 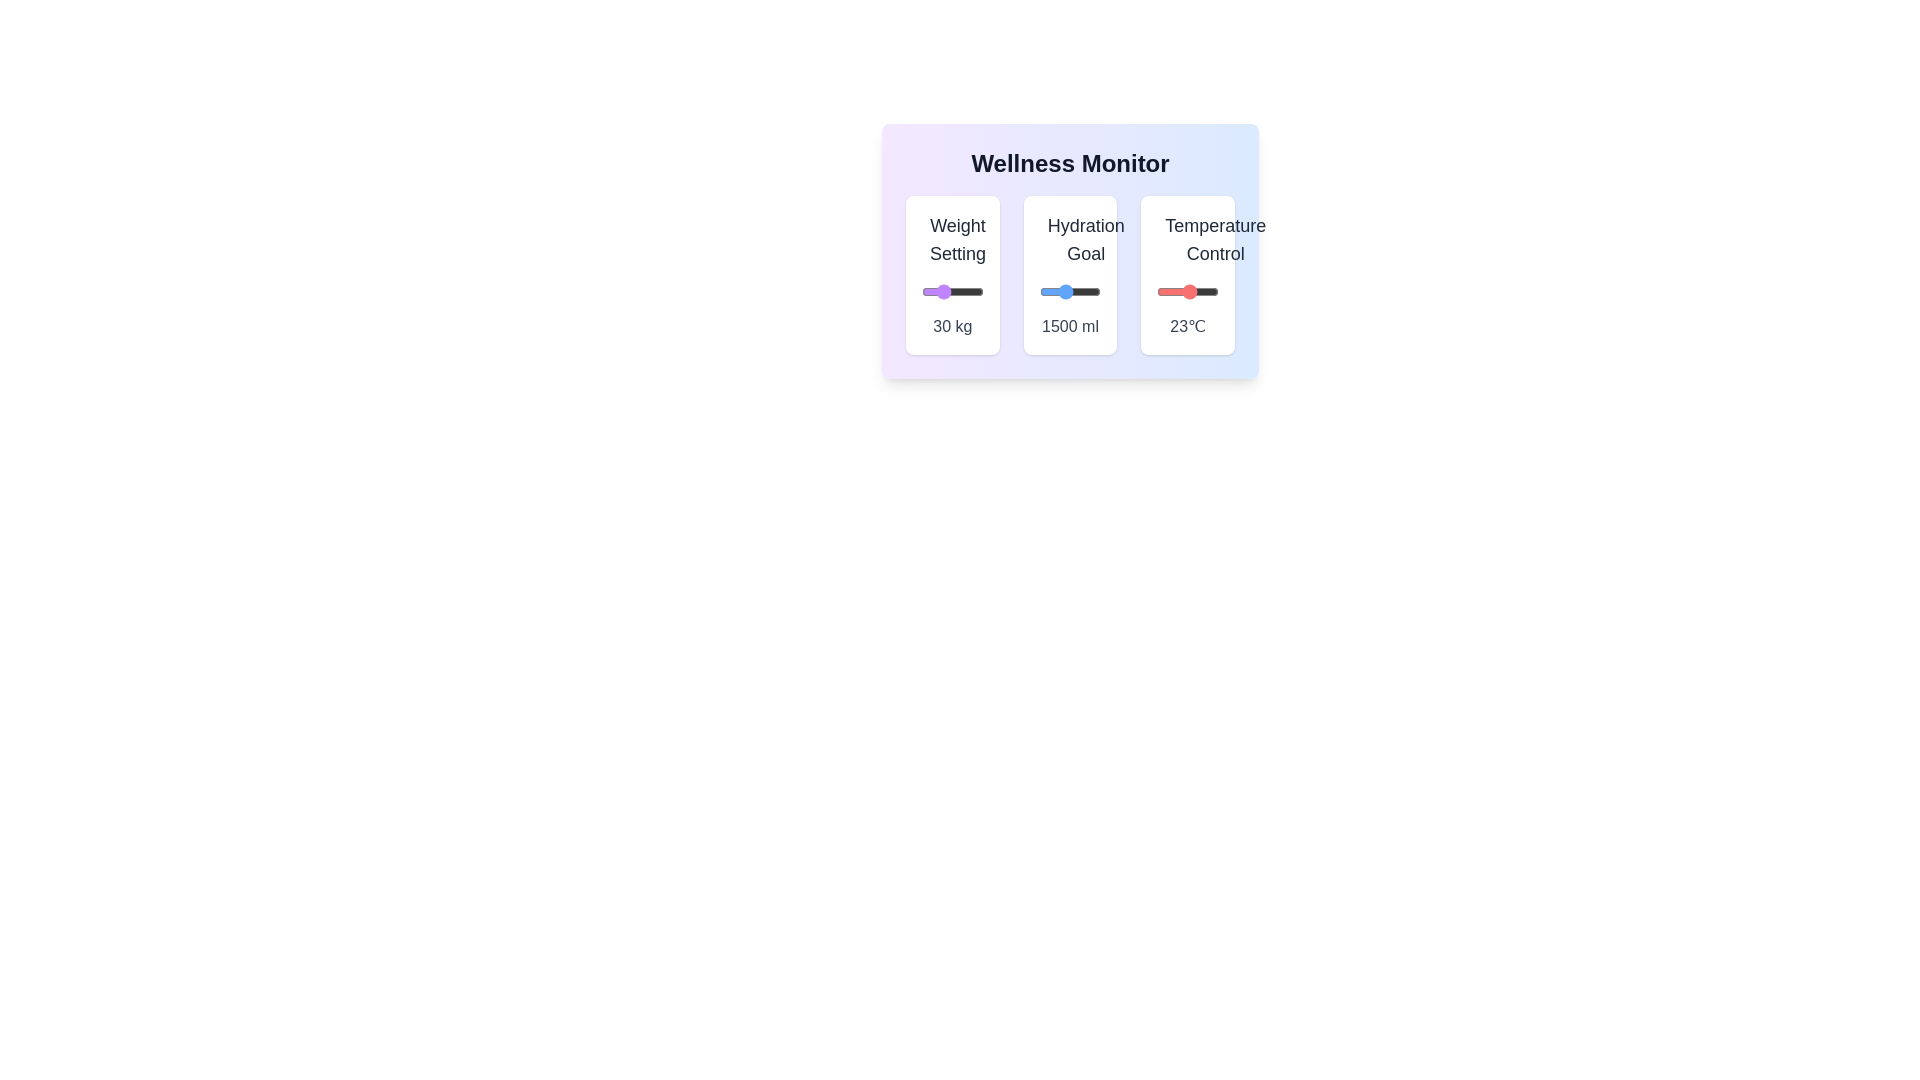 I want to click on the hydration slider control with the label '1500 ml', so click(x=1069, y=275).